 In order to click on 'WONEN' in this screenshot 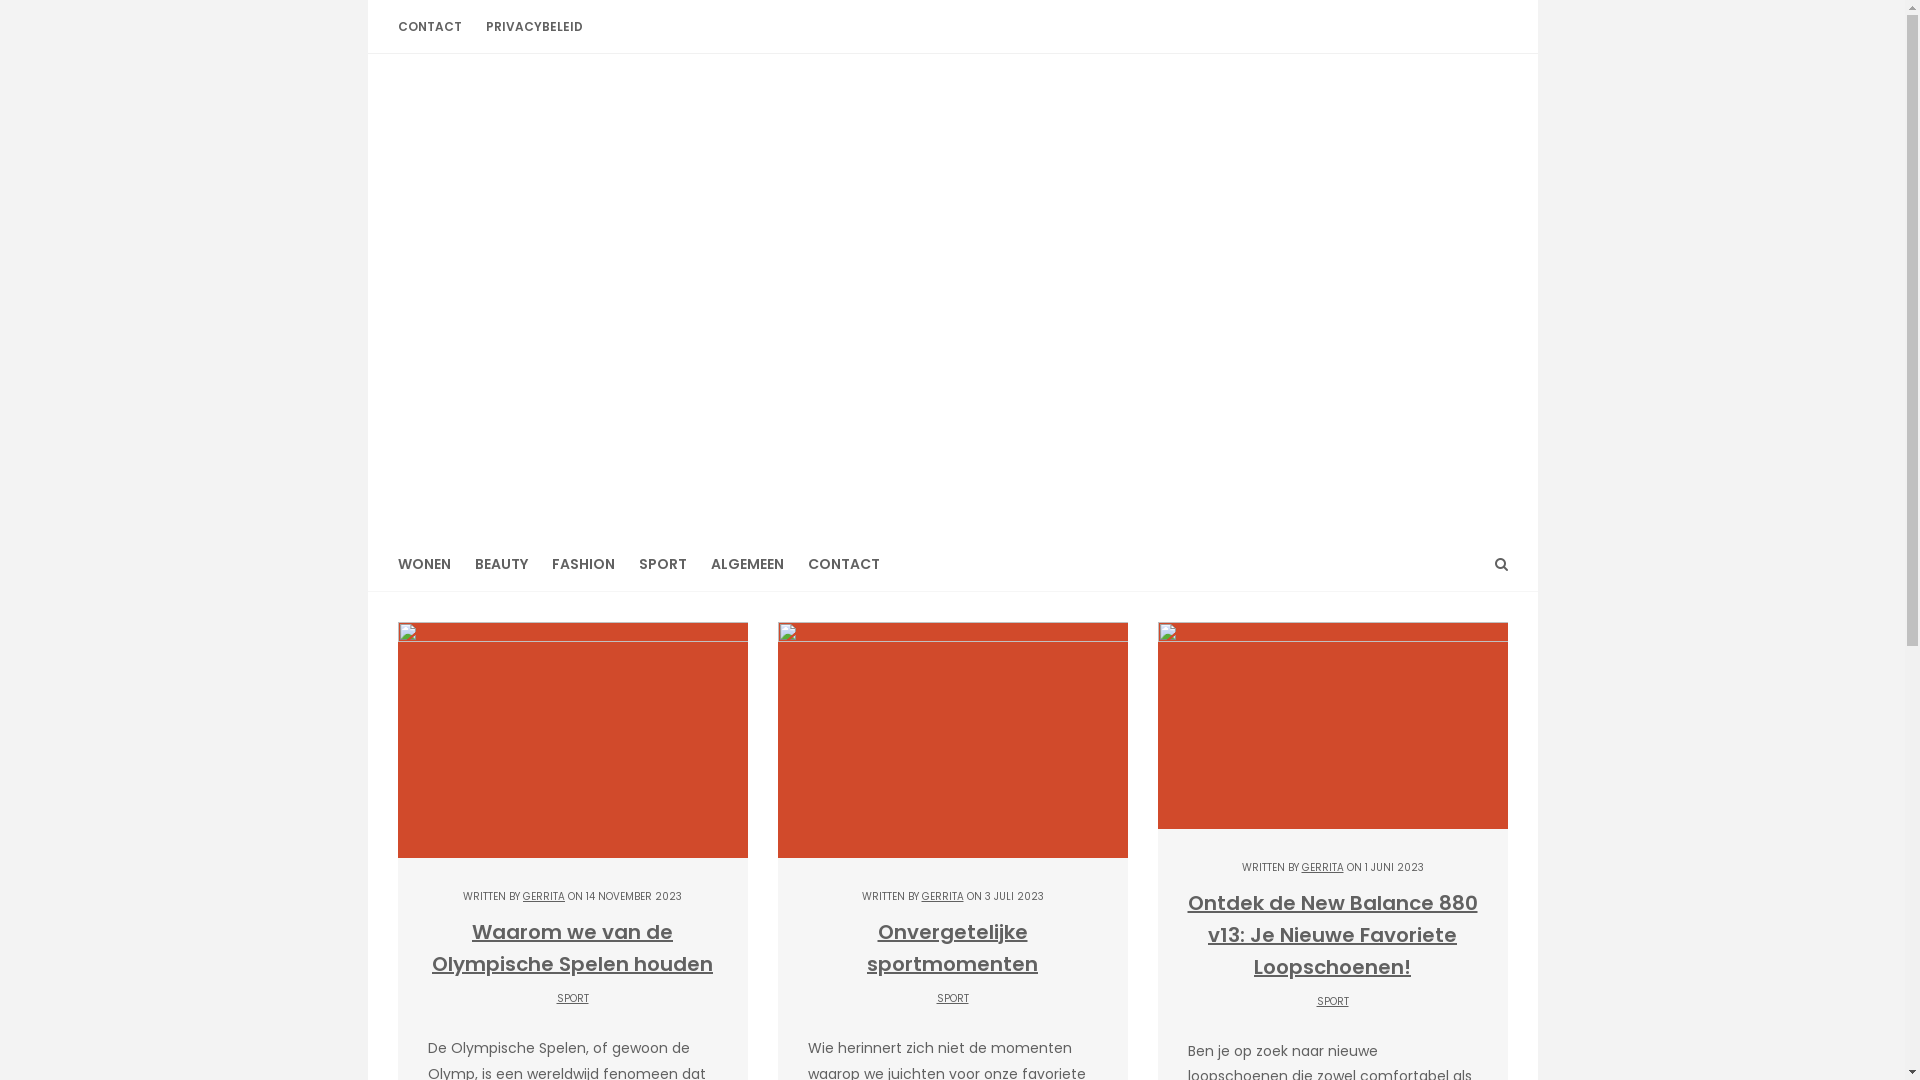, I will do `click(429, 564)`.